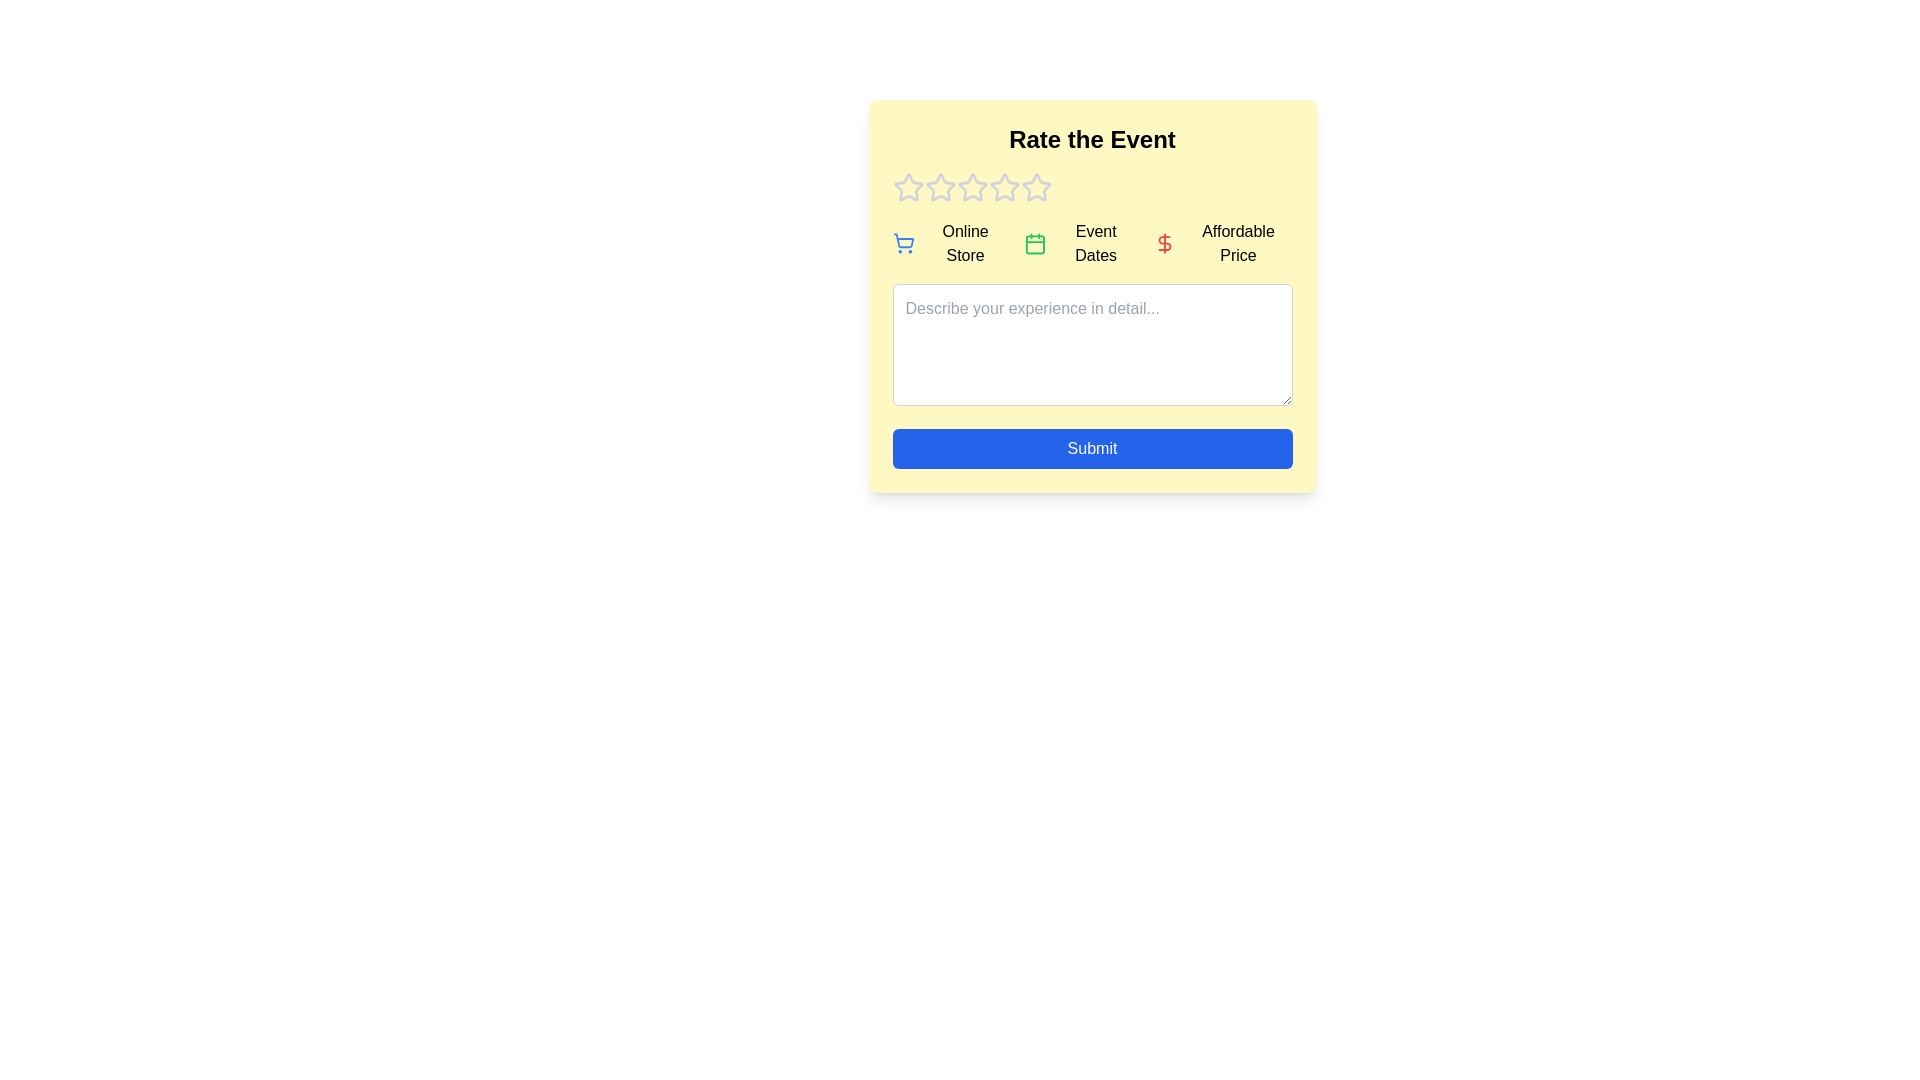 This screenshot has width=1920, height=1080. I want to click on the event rating to 1 stars by clicking on the corresponding star, so click(907, 188).